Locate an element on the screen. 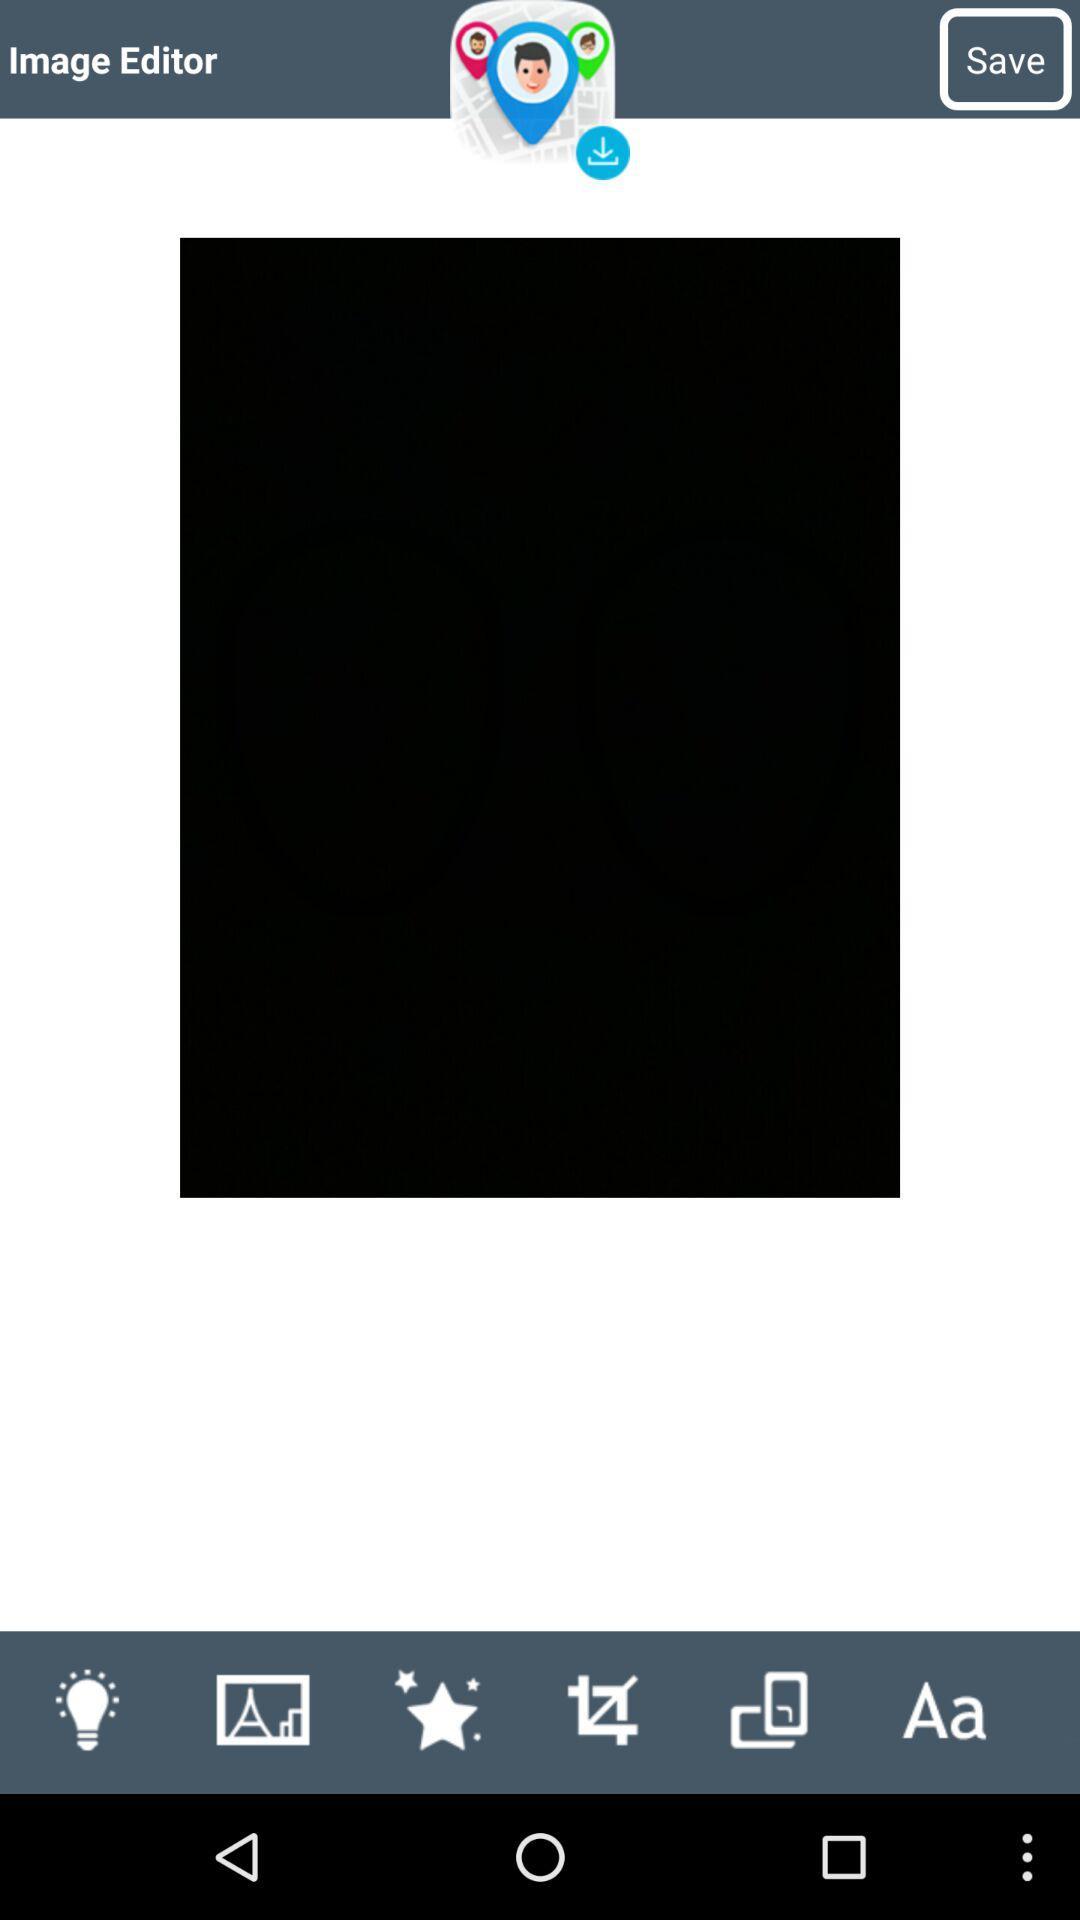  the location icon is located at coordinates (540, 95).